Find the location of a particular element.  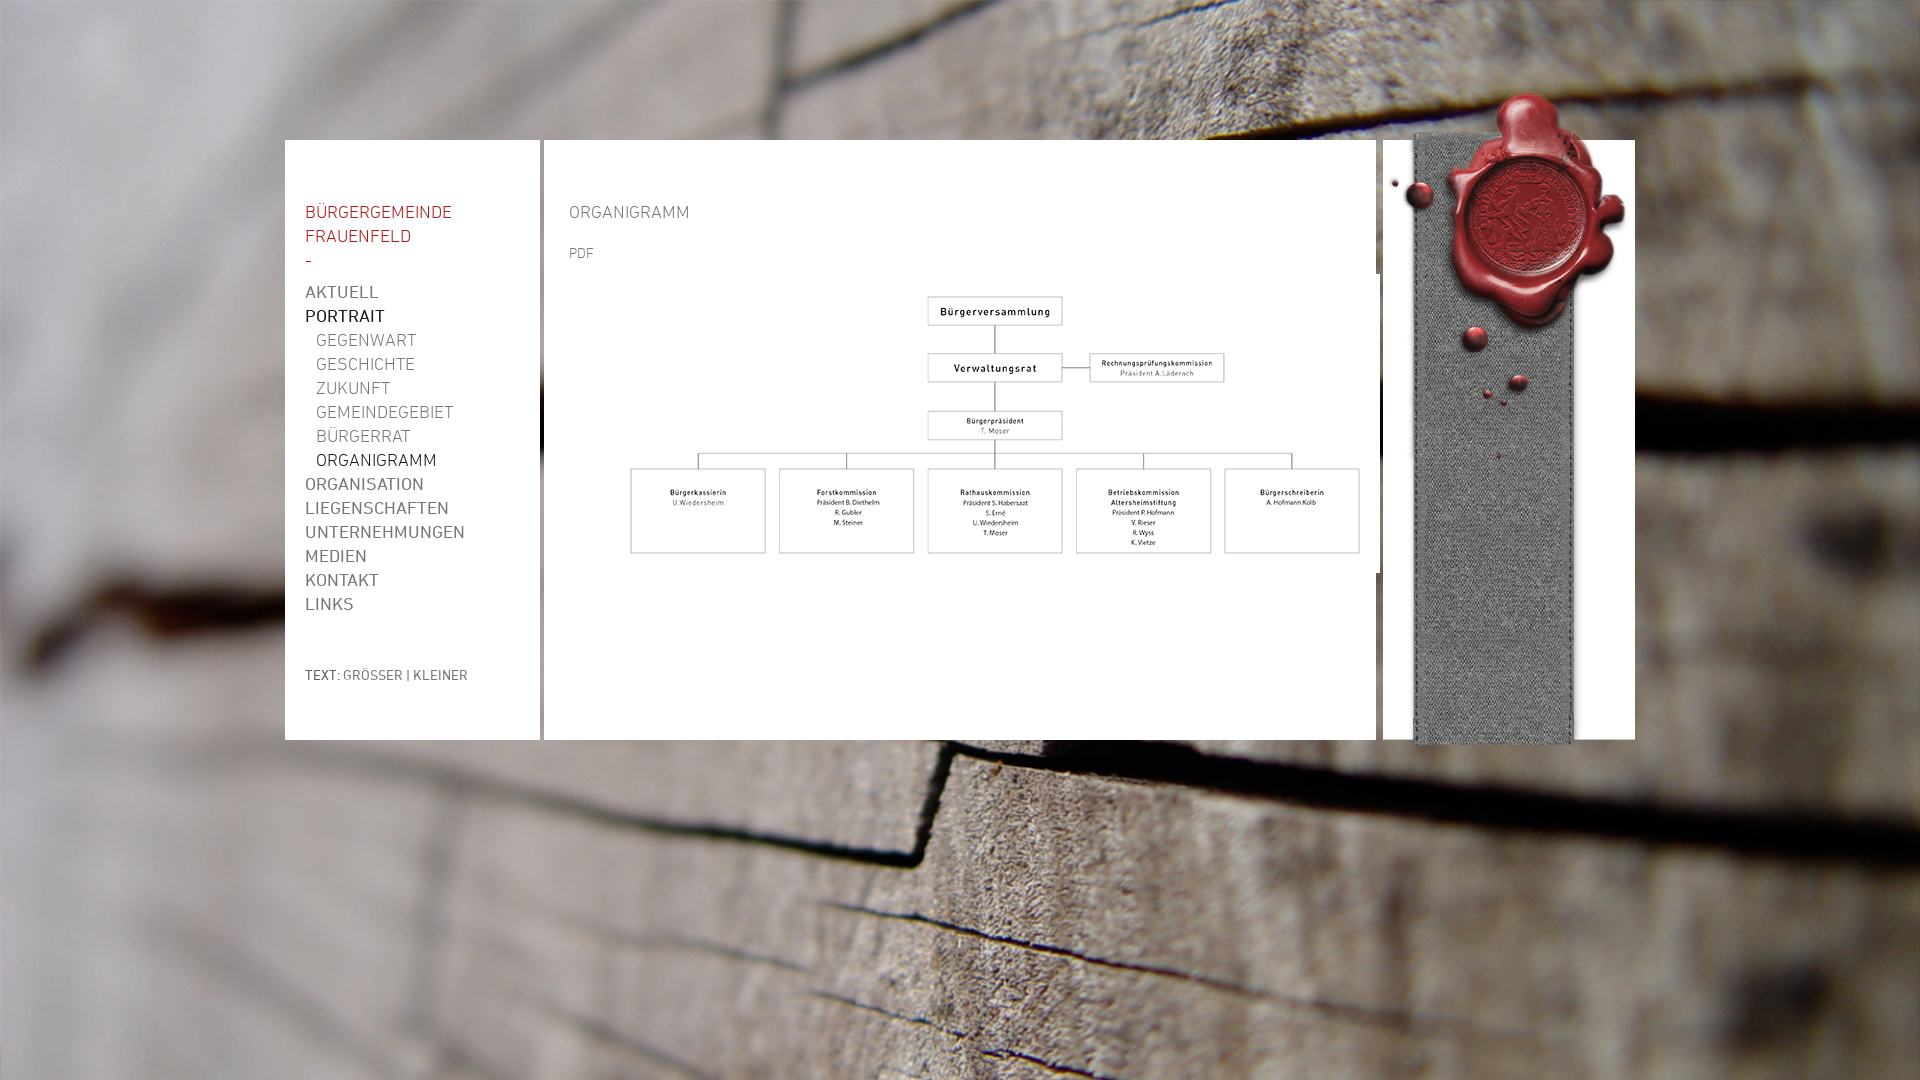

'KLEINER' is located at coordinates (439, 674).